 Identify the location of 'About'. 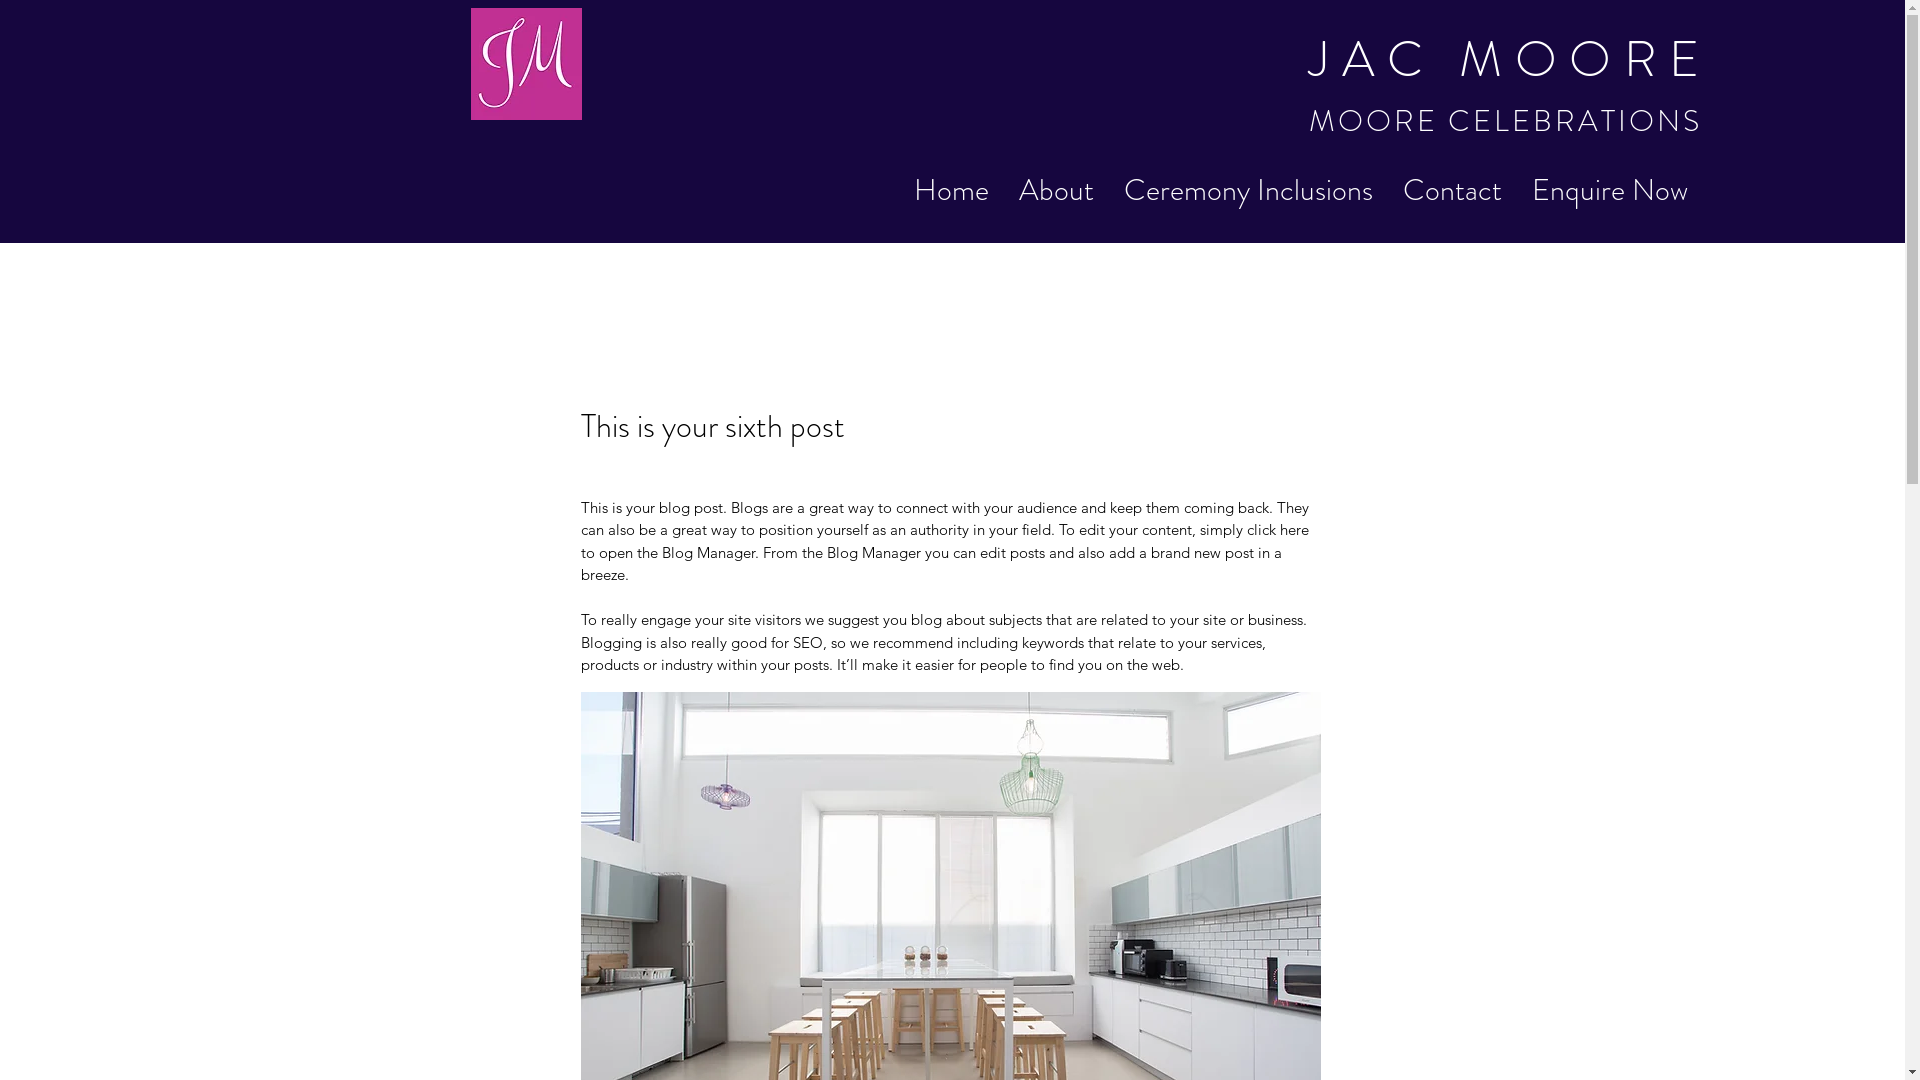
(1055, 190).